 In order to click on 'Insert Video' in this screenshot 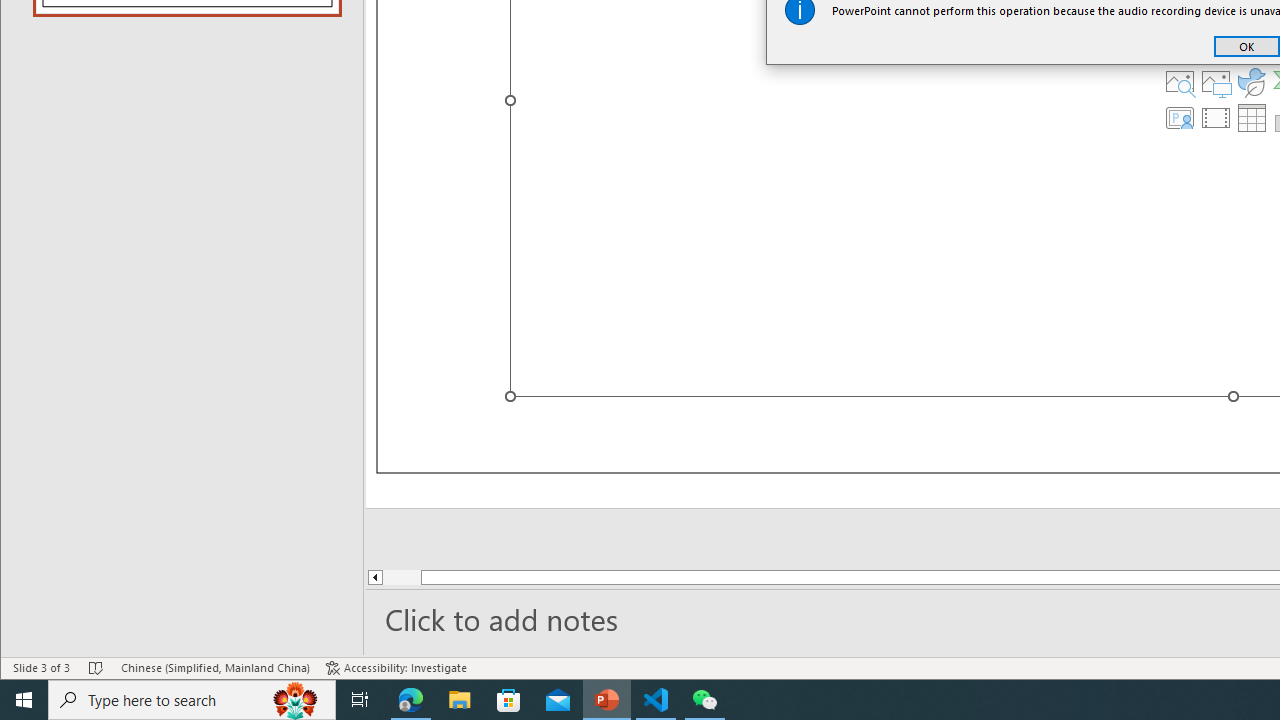, I will do `click(1215, 118)`.